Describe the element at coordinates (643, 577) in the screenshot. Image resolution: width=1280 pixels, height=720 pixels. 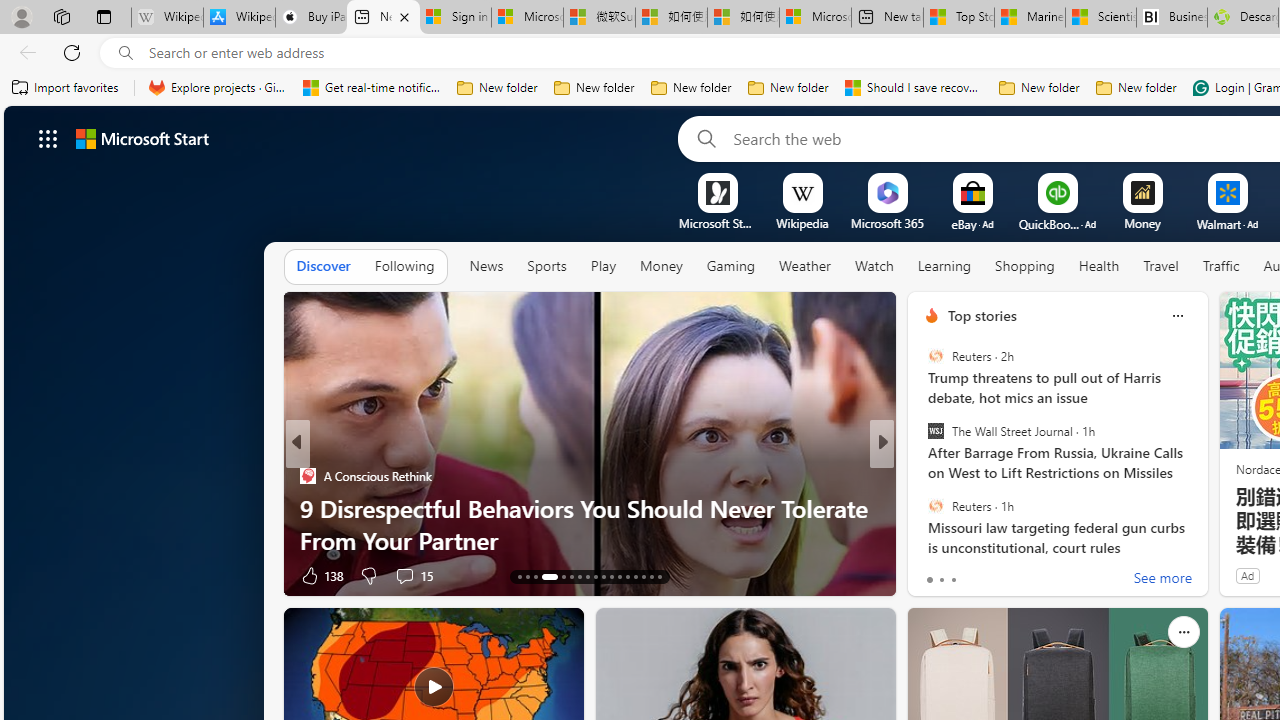
I see `'AutomationID: tab-35'` at that location.